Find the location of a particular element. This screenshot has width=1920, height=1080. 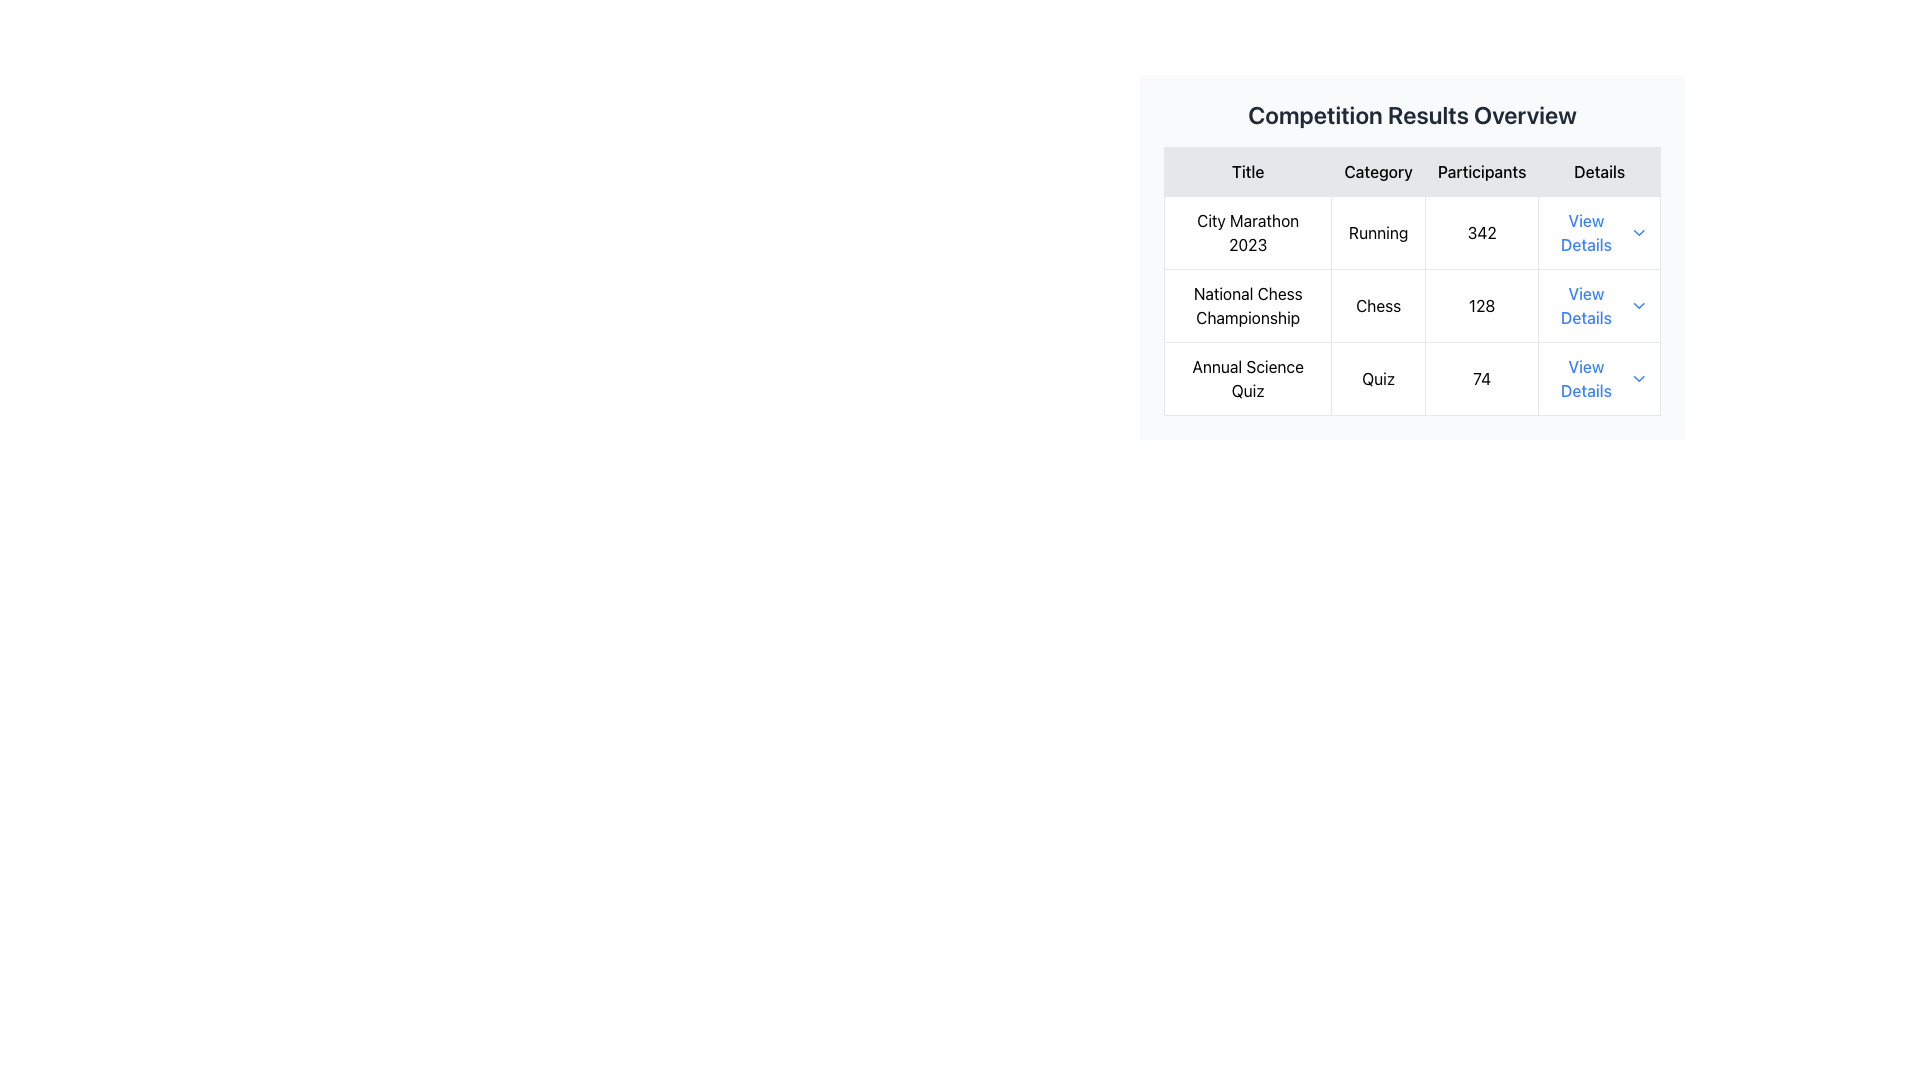

the 'View Details' button with dropdown functionality located is located at coordinates (1598, 378).